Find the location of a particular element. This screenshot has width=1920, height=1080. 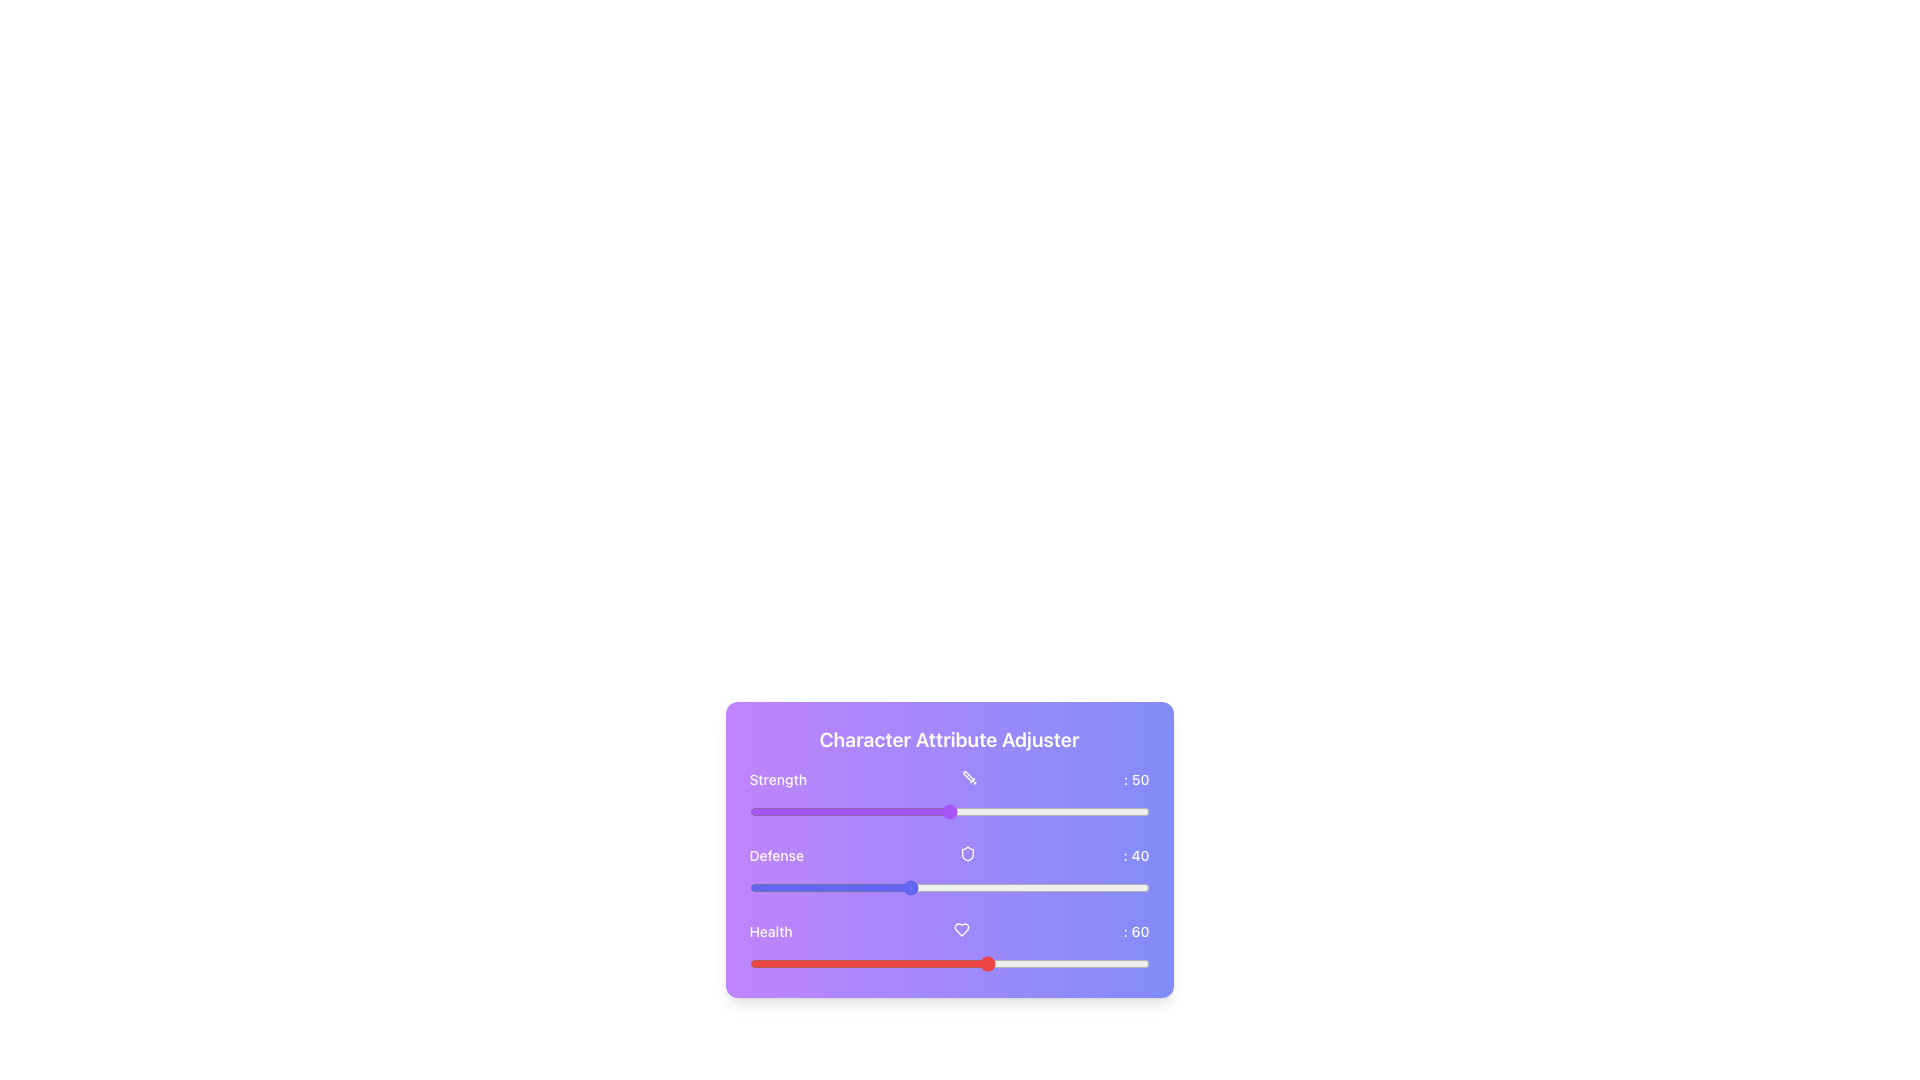

the slider value is located at coordinates (1009, 886).